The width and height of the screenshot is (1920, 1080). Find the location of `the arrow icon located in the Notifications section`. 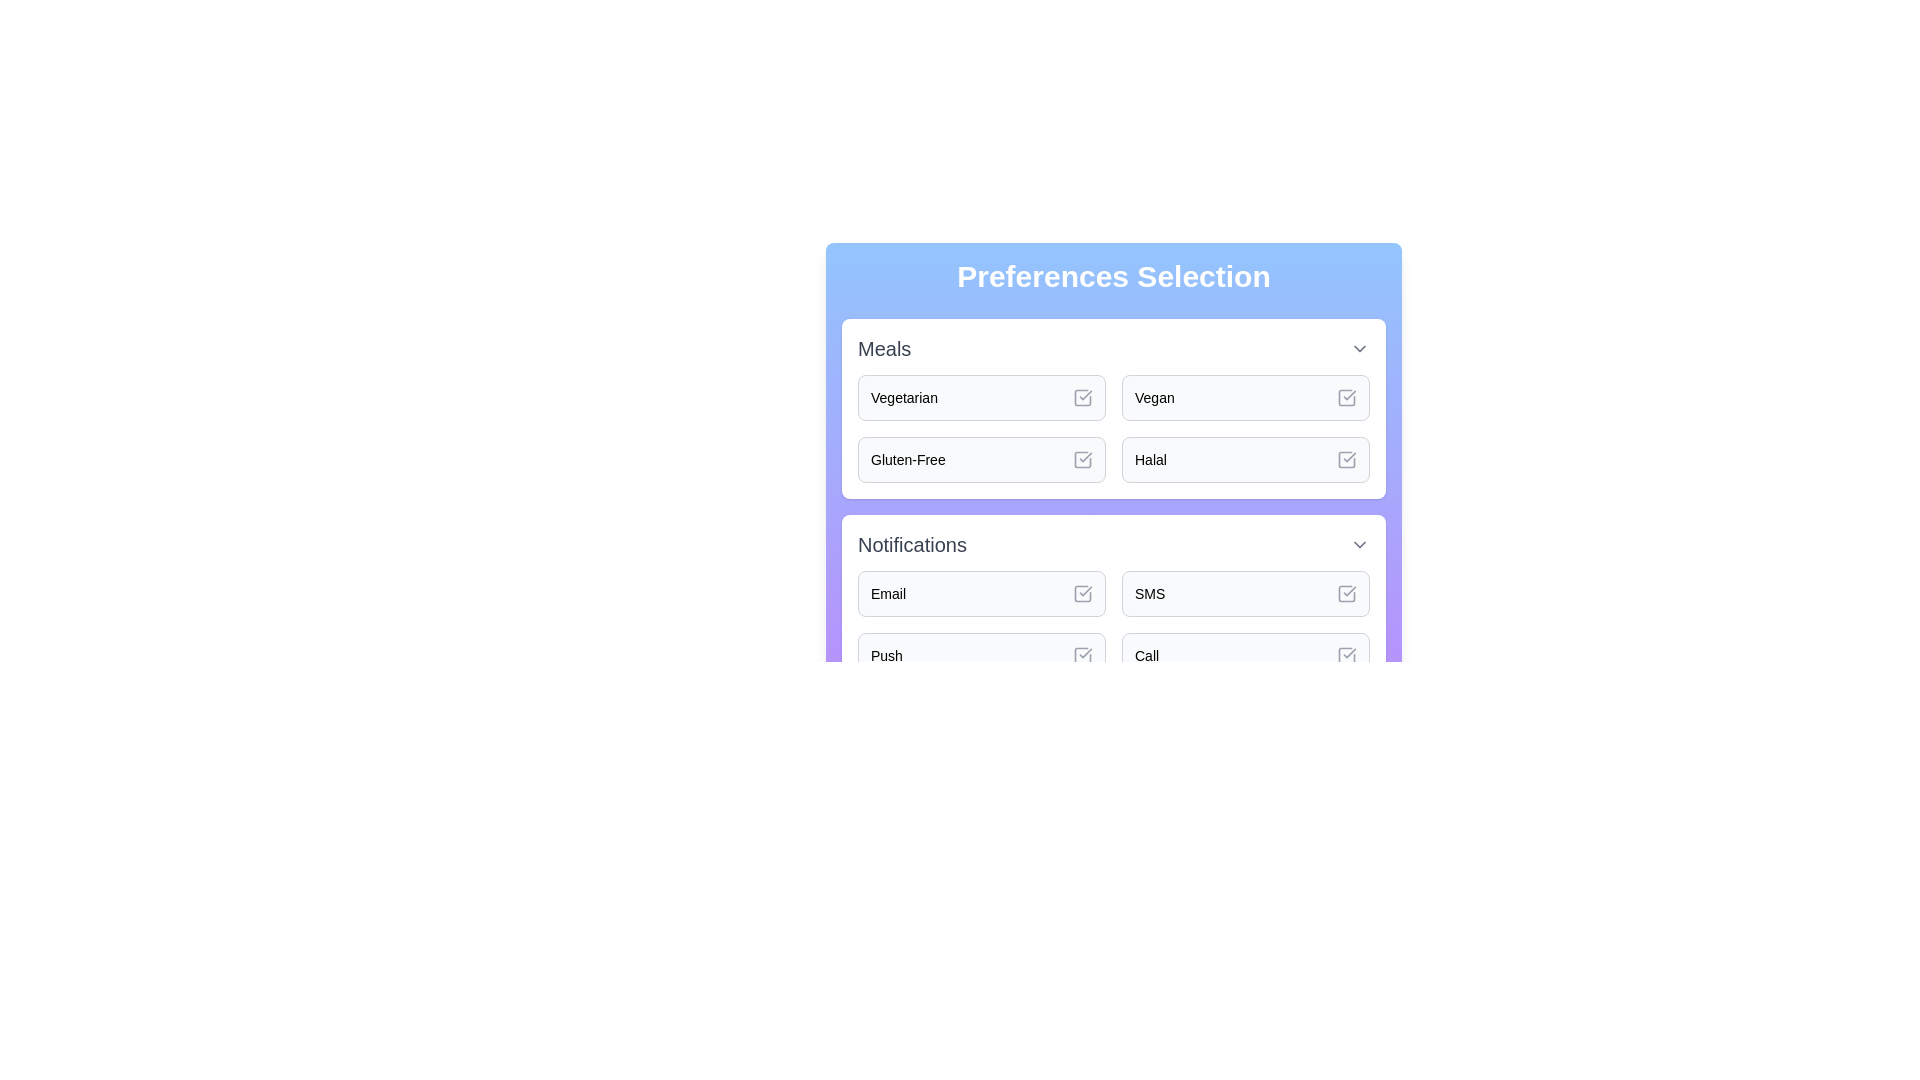

the arrow icon located in the Notifications section is located at coordinates (1359, 544).